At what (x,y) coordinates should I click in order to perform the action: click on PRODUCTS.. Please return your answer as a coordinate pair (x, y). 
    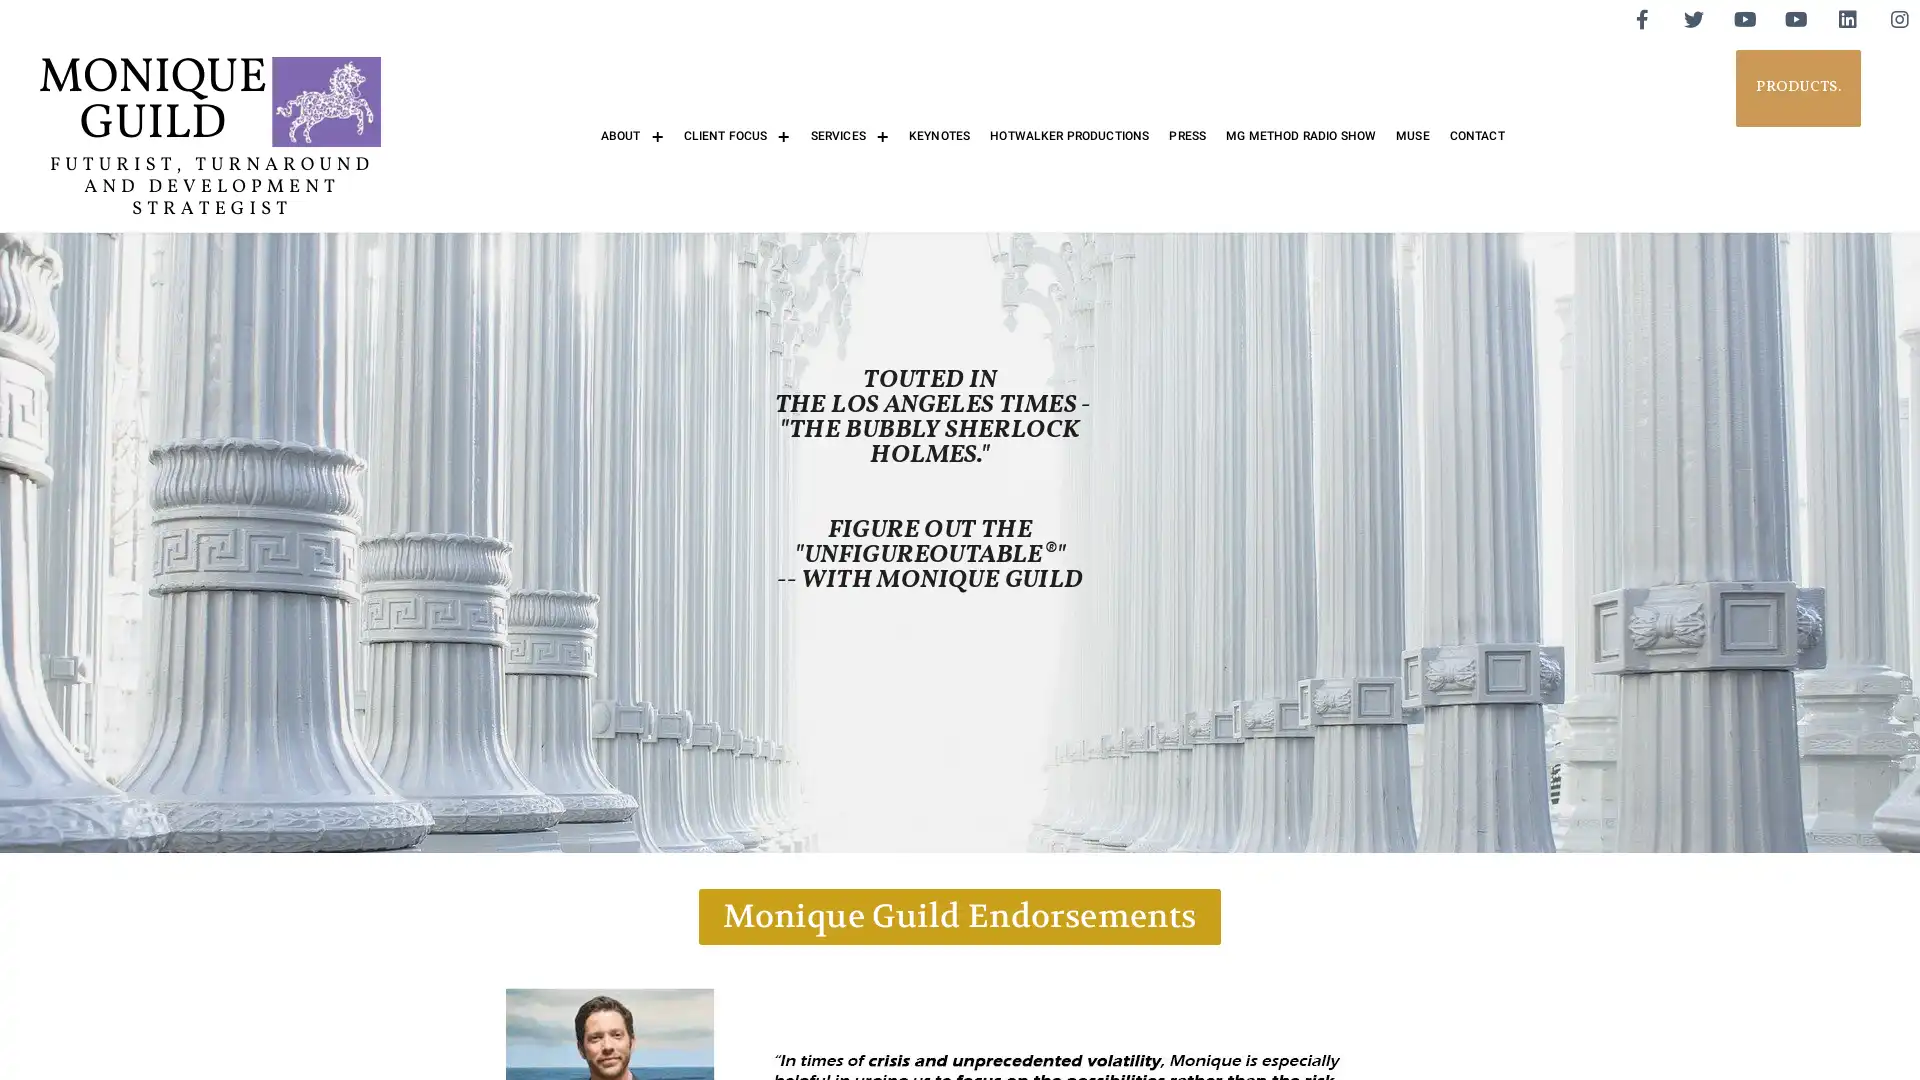
    Looking at the image, I should click on (1798, 87).